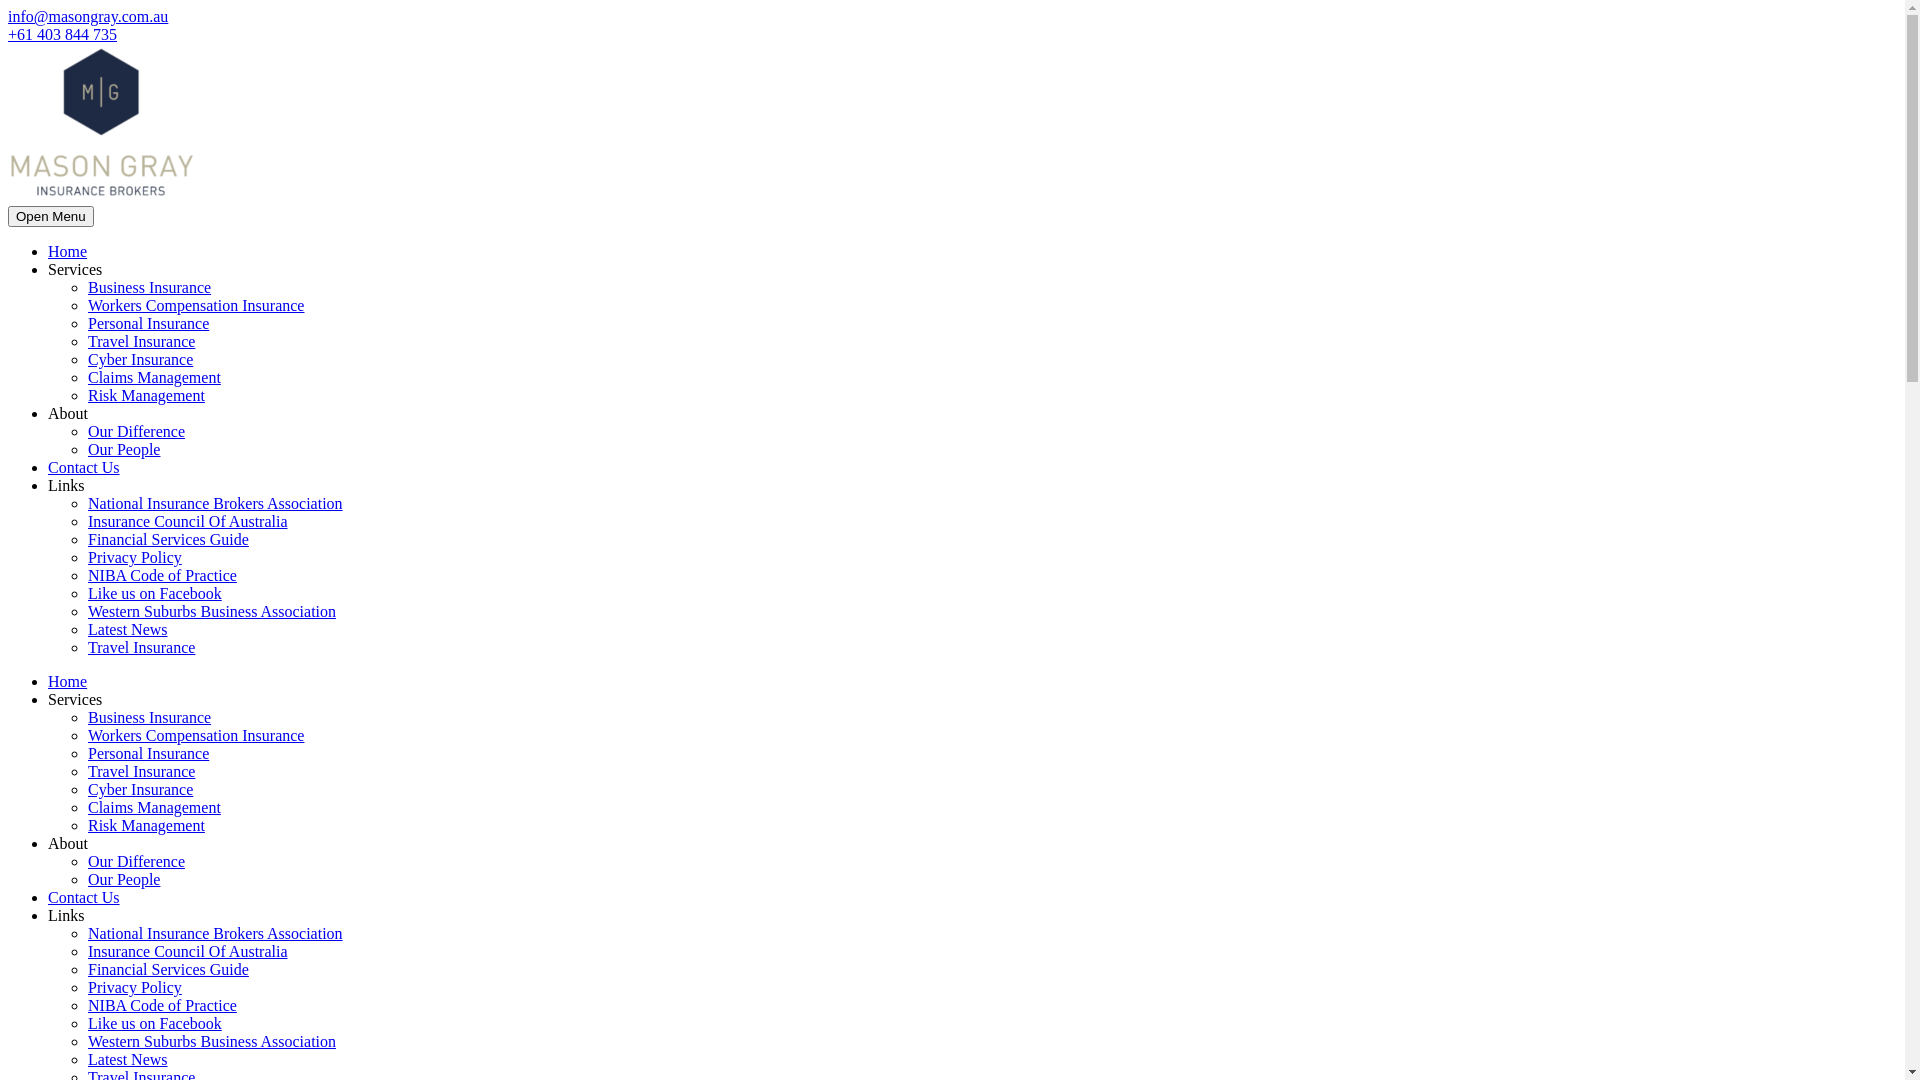 Image resolution: width=1920 pixels, height=1080 pixels. Describe the element at coordinates (133, 986) in the screenshot. I see `'Privacy Policy'` at that location.